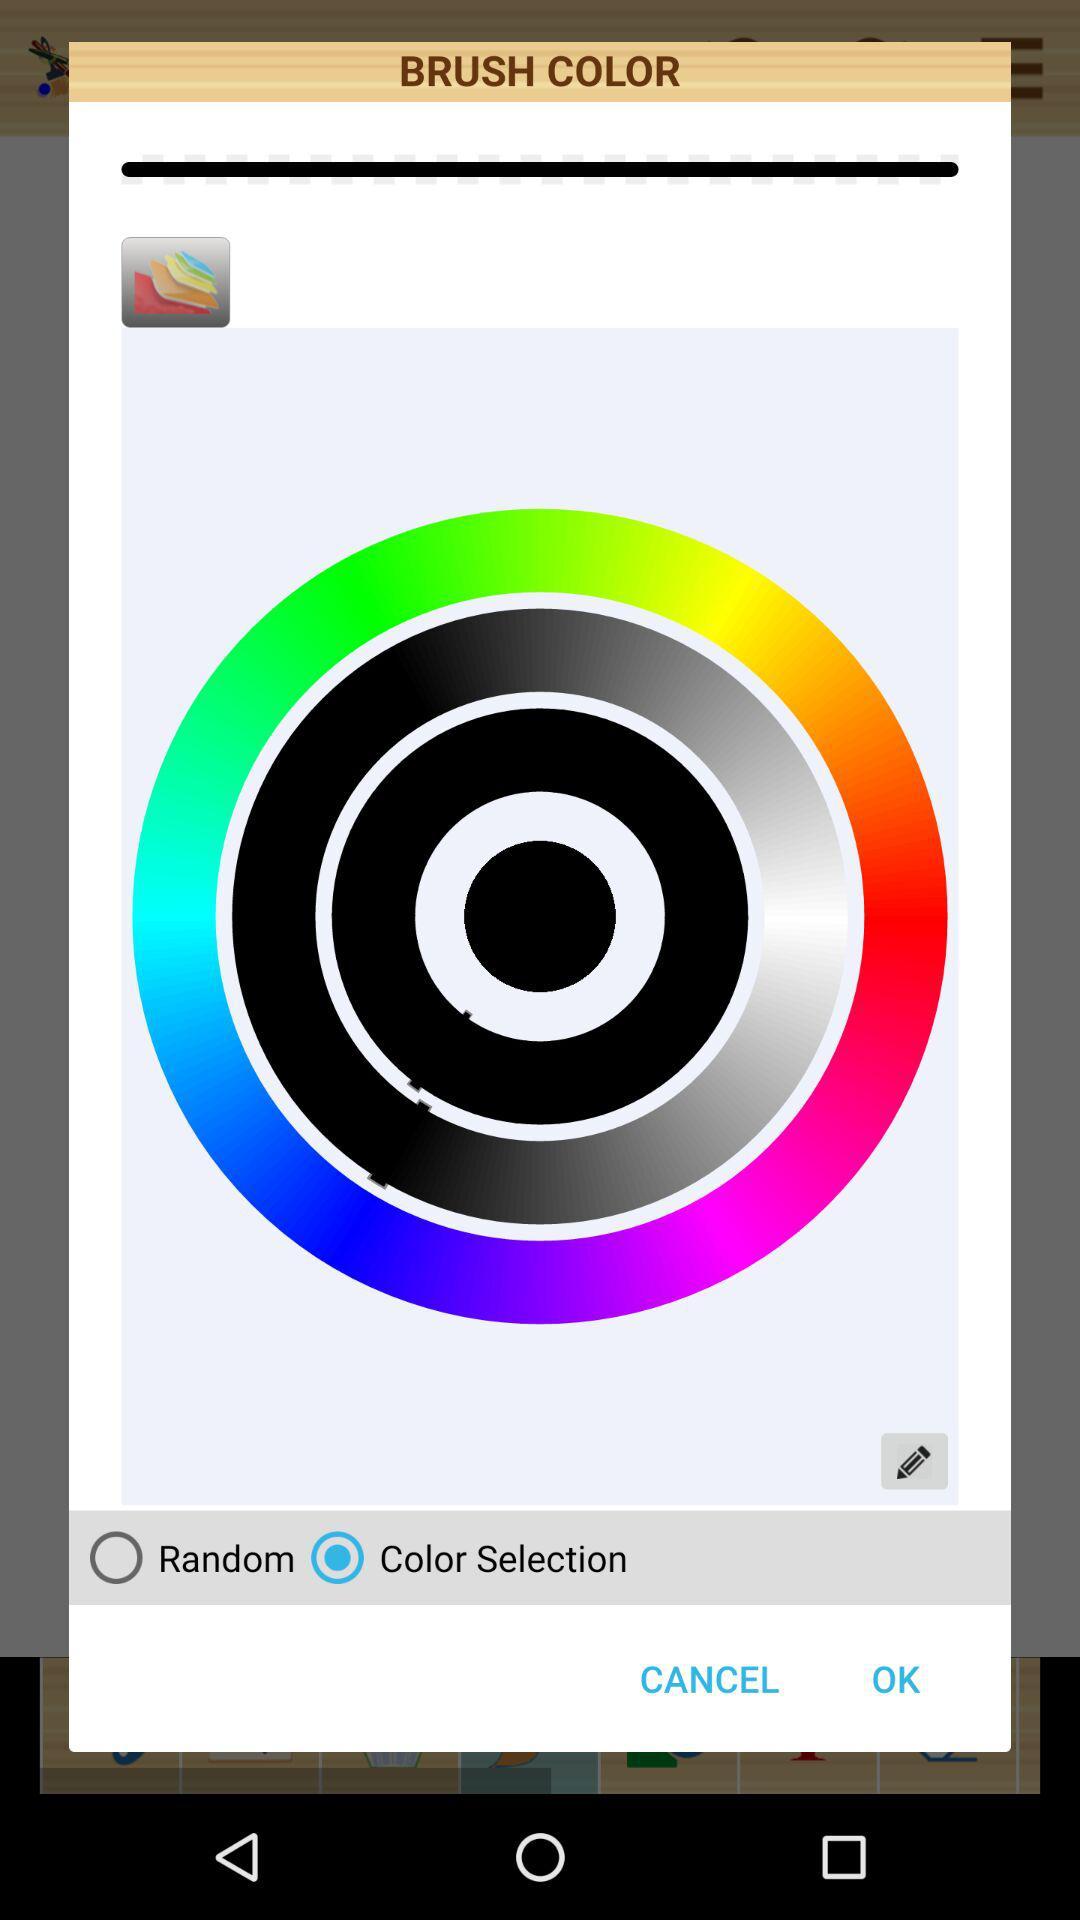  What do you see at coordinates (708, 1678) in the screenshot?
I see `the cancel button` at bounding box center [708, 1678].